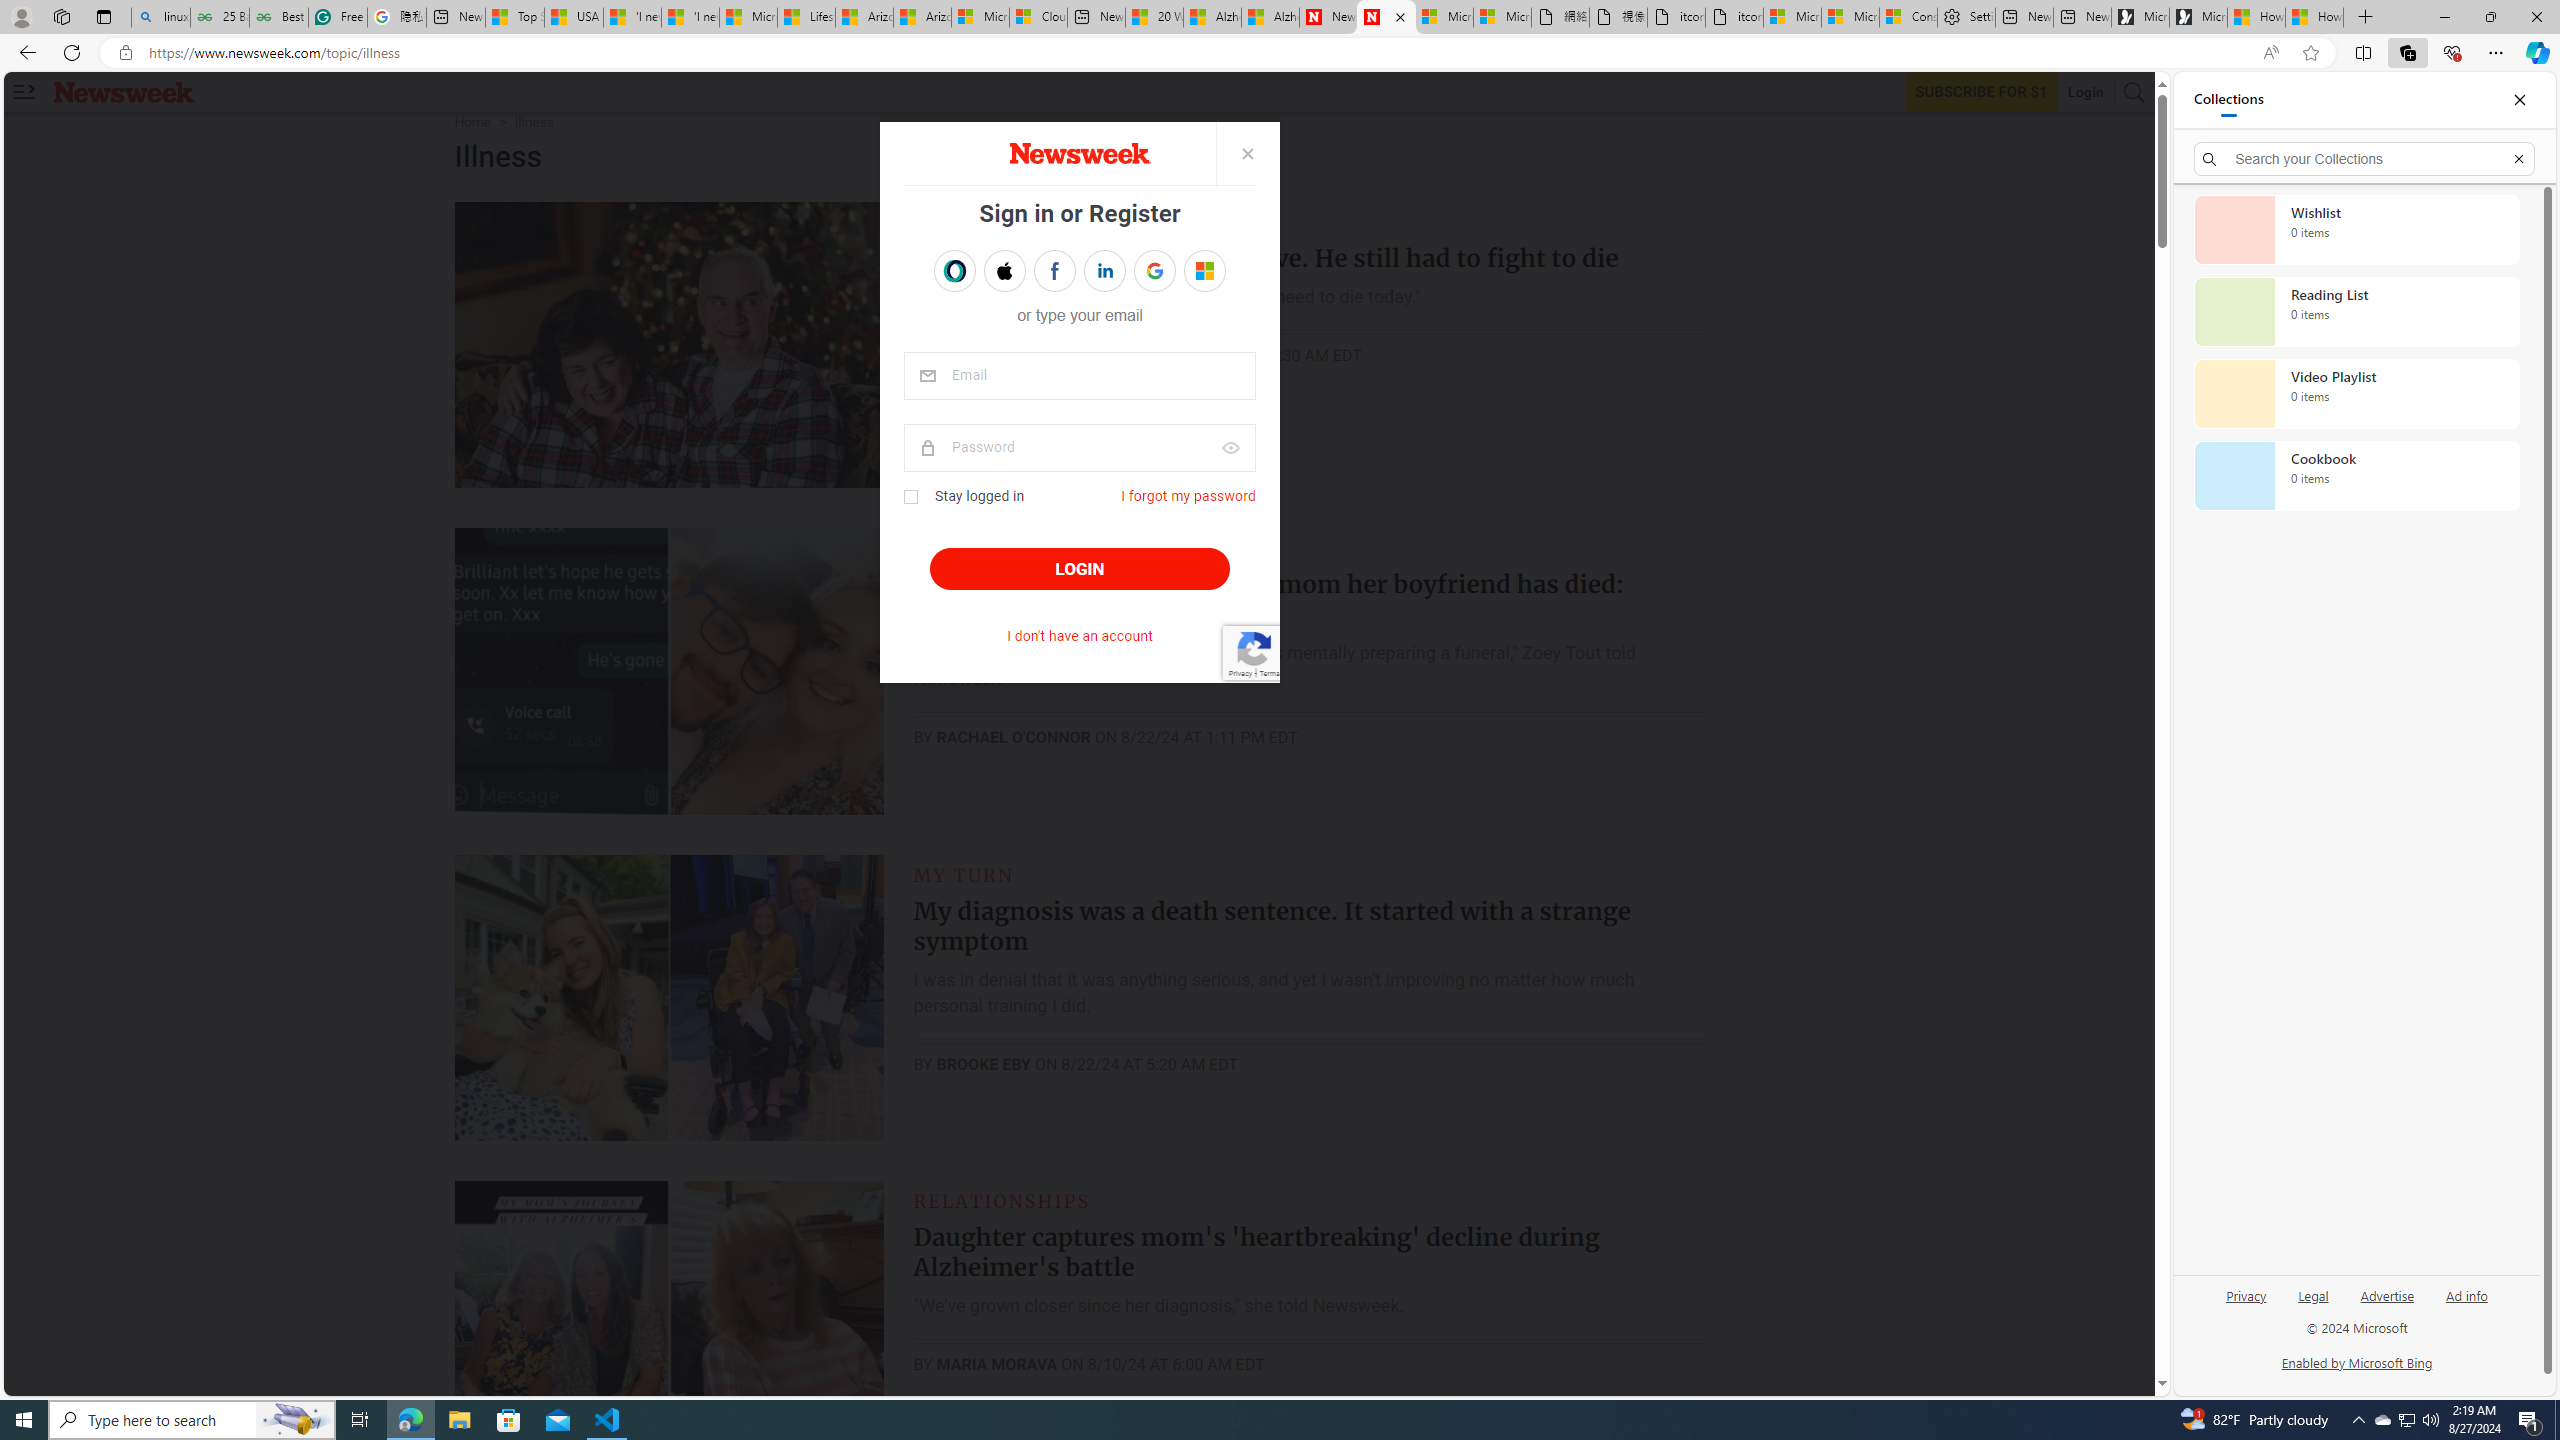  I want to click on 'itconcepthk.com/projector_solutions.mp4', so click(1733, 16).